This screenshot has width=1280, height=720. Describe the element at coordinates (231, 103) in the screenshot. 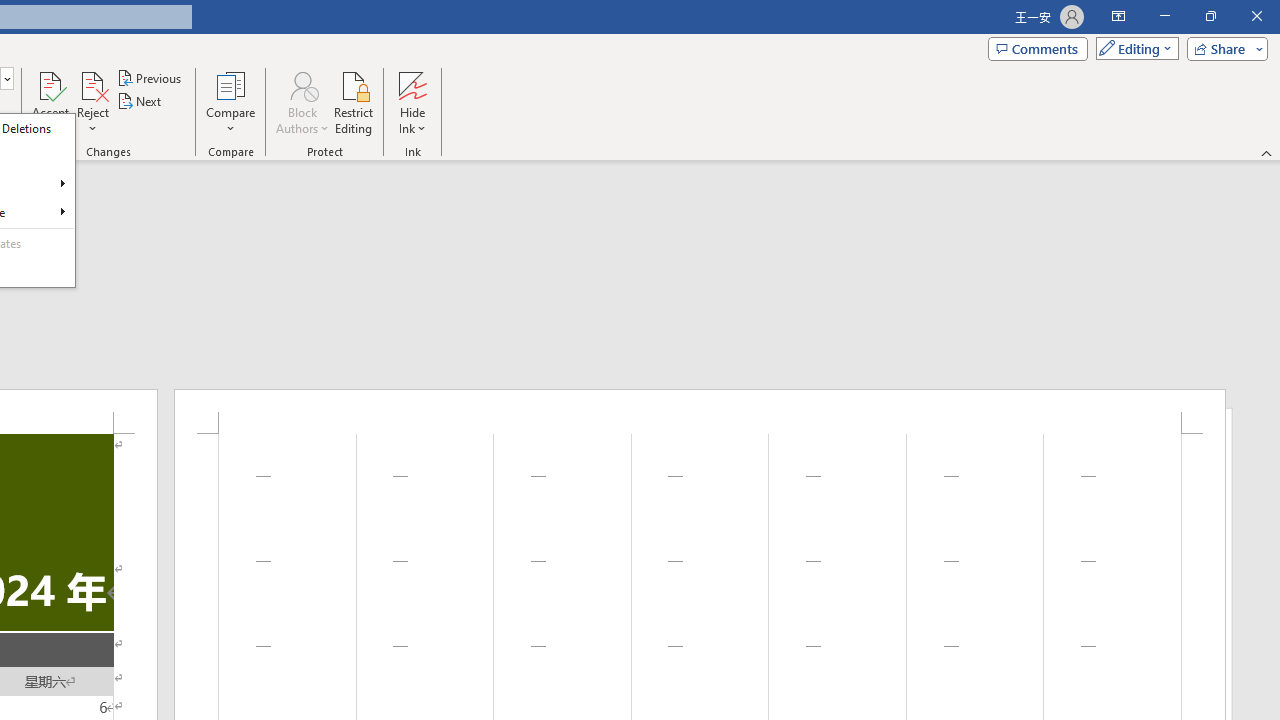

I see `'Compare'` at that location.